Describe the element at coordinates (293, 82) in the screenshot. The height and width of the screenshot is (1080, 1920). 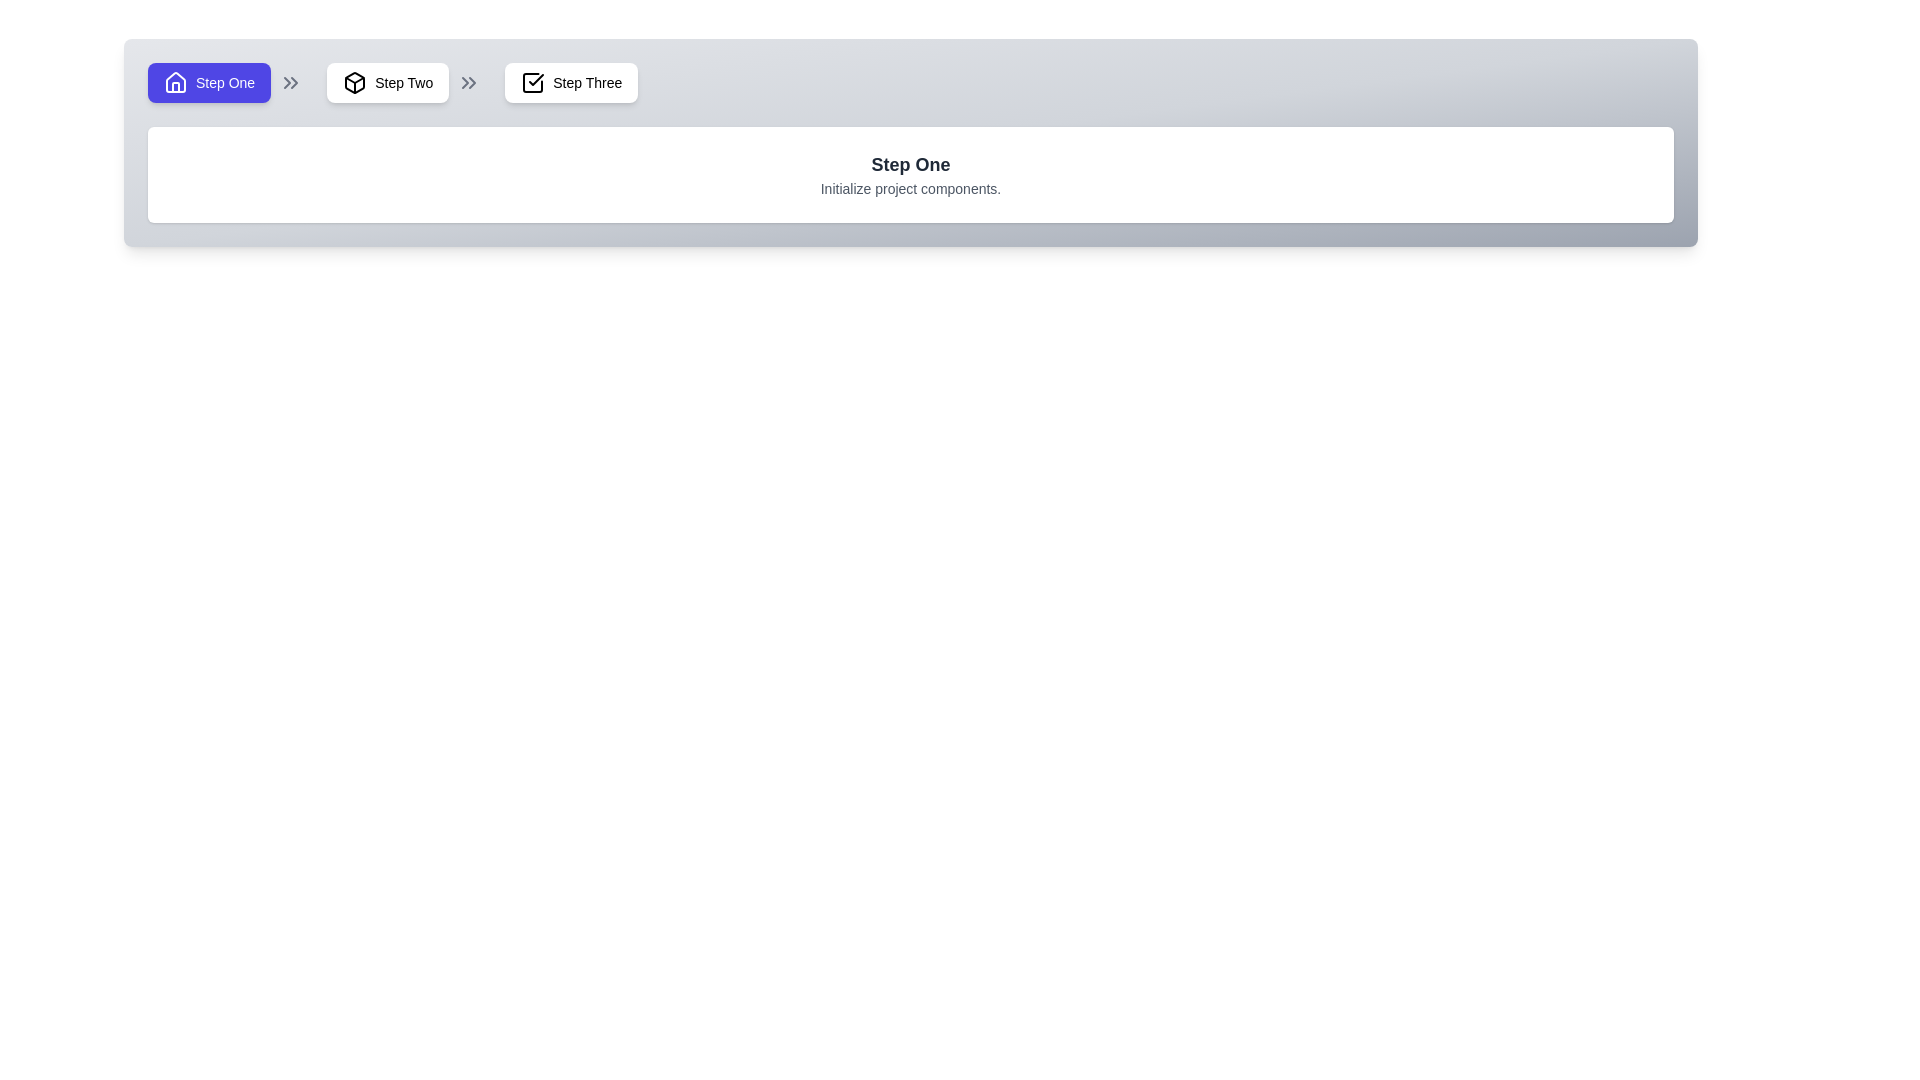
I see `the second rightward chevron arrow icon in the top navigation bar to possibly trigger navigation or an action` at that location.